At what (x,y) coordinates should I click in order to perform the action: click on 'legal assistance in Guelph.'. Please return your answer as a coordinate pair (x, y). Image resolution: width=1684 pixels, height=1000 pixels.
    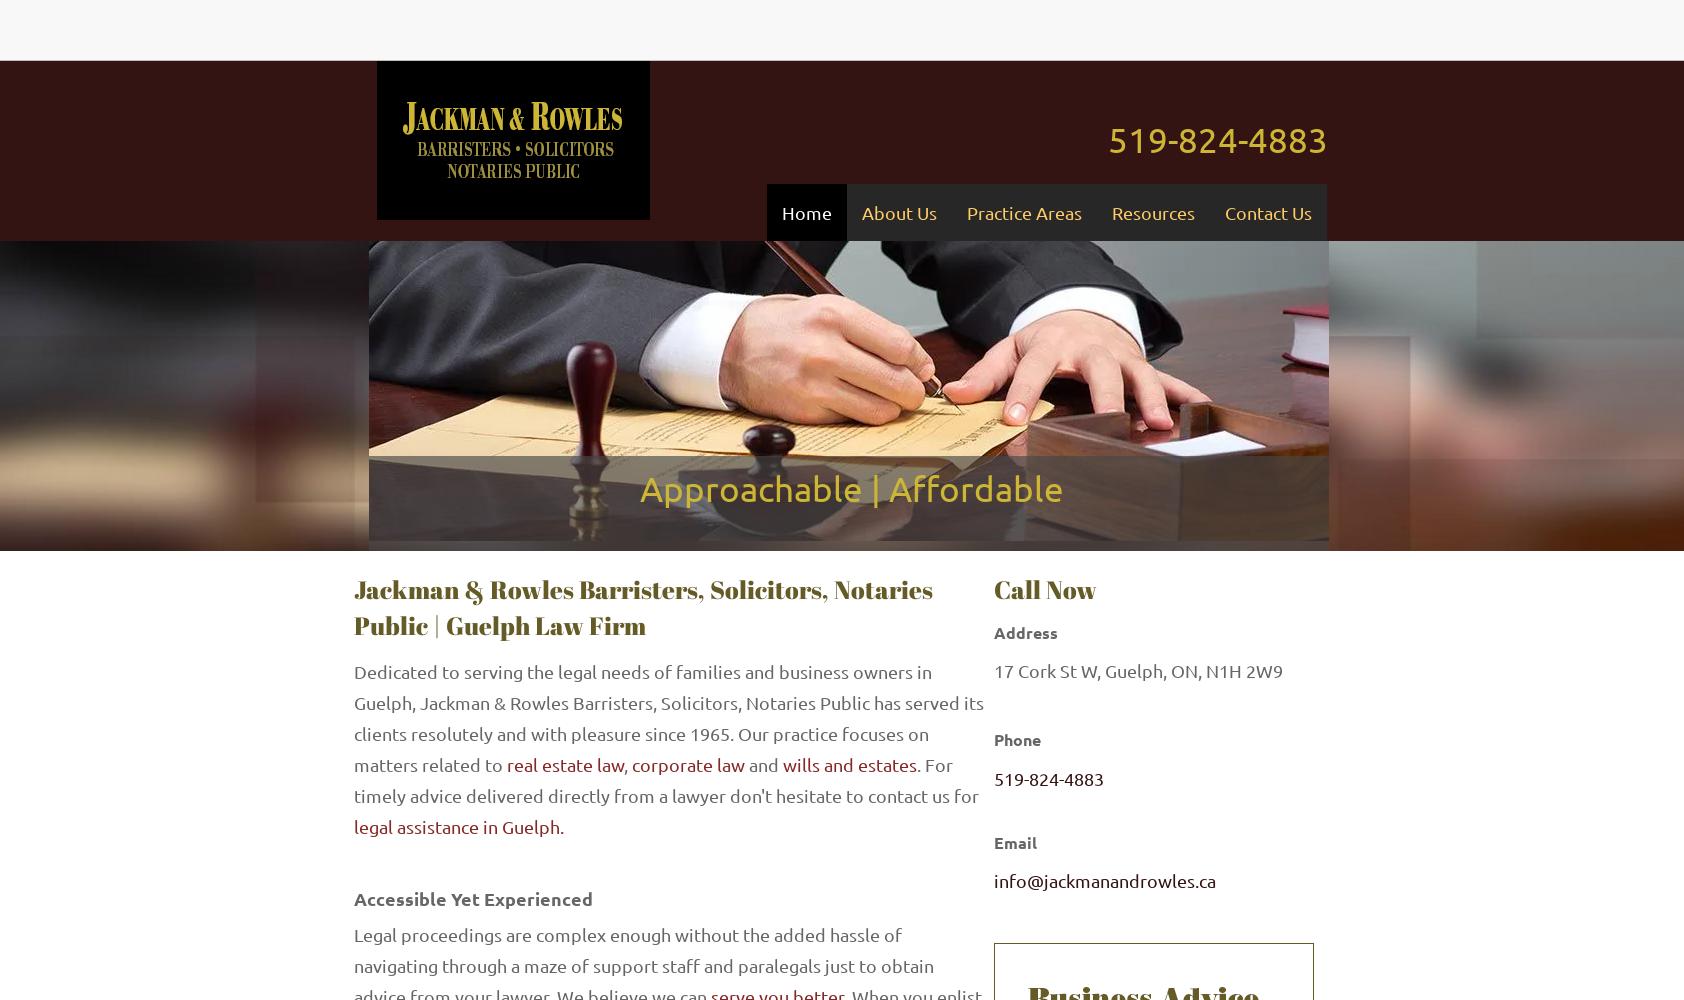
    Looking at the image, I should click on (458, 825).